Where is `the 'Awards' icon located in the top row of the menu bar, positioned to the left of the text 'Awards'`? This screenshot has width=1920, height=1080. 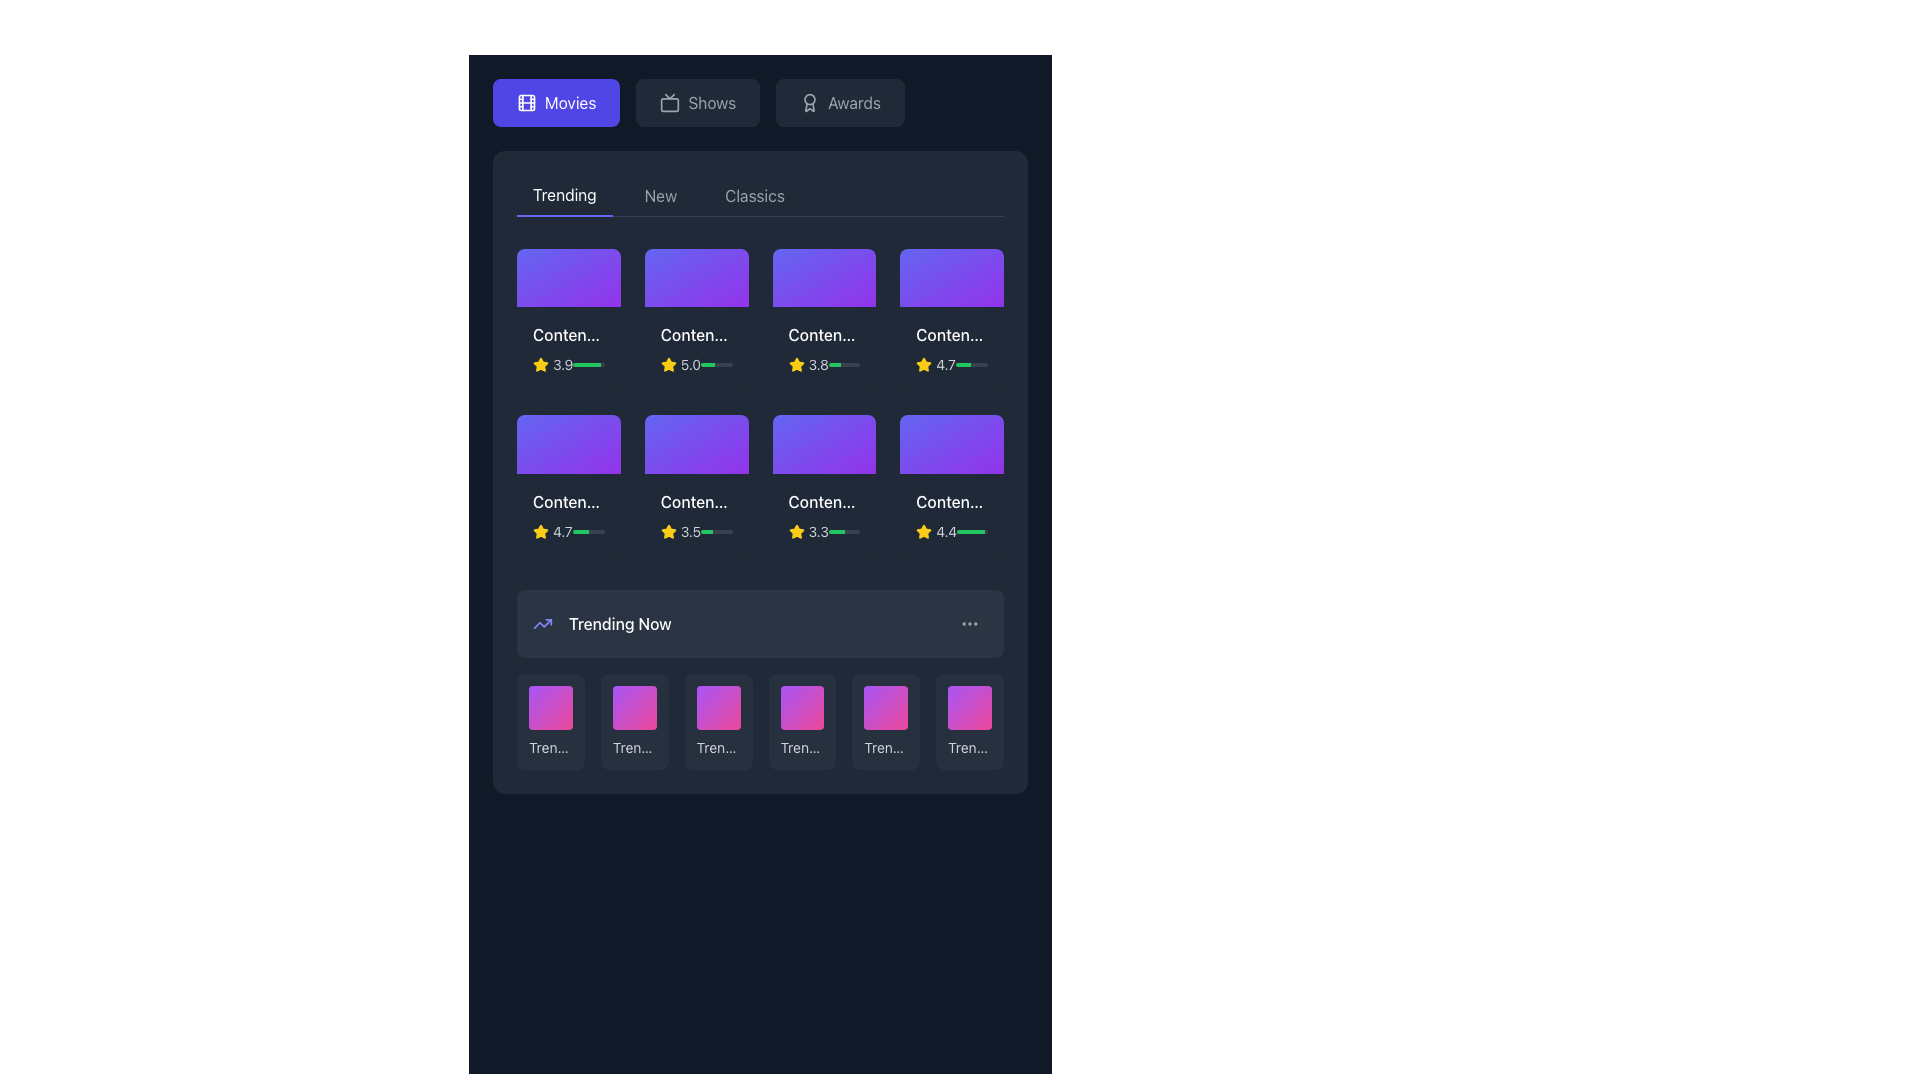
the 'Awards' icon located in the top row of the menu bar, positioned to the left of the text 'Awards' is located at coordinates (810, 103).